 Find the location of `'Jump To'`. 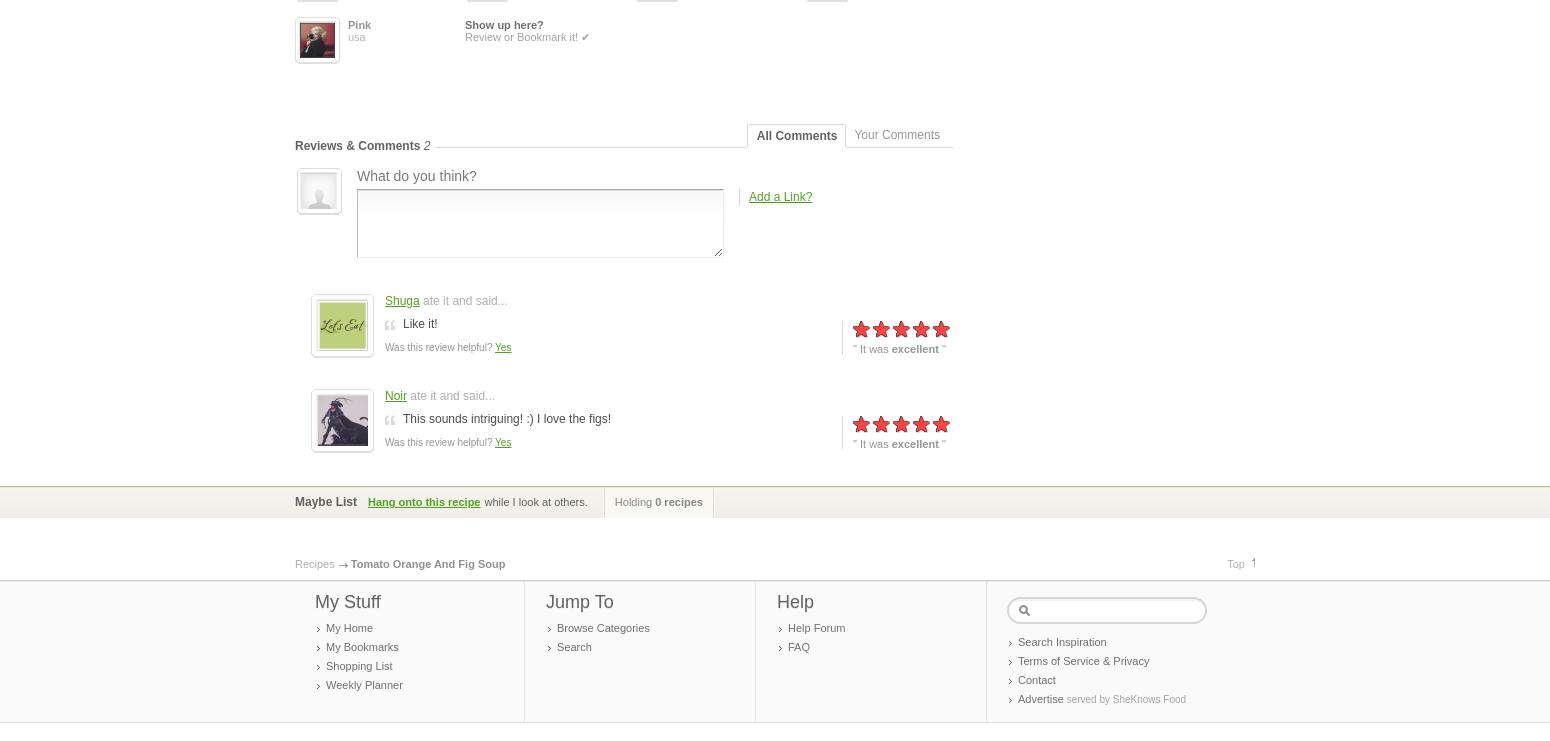

'Jump To' is located at coordinates (579, 601).